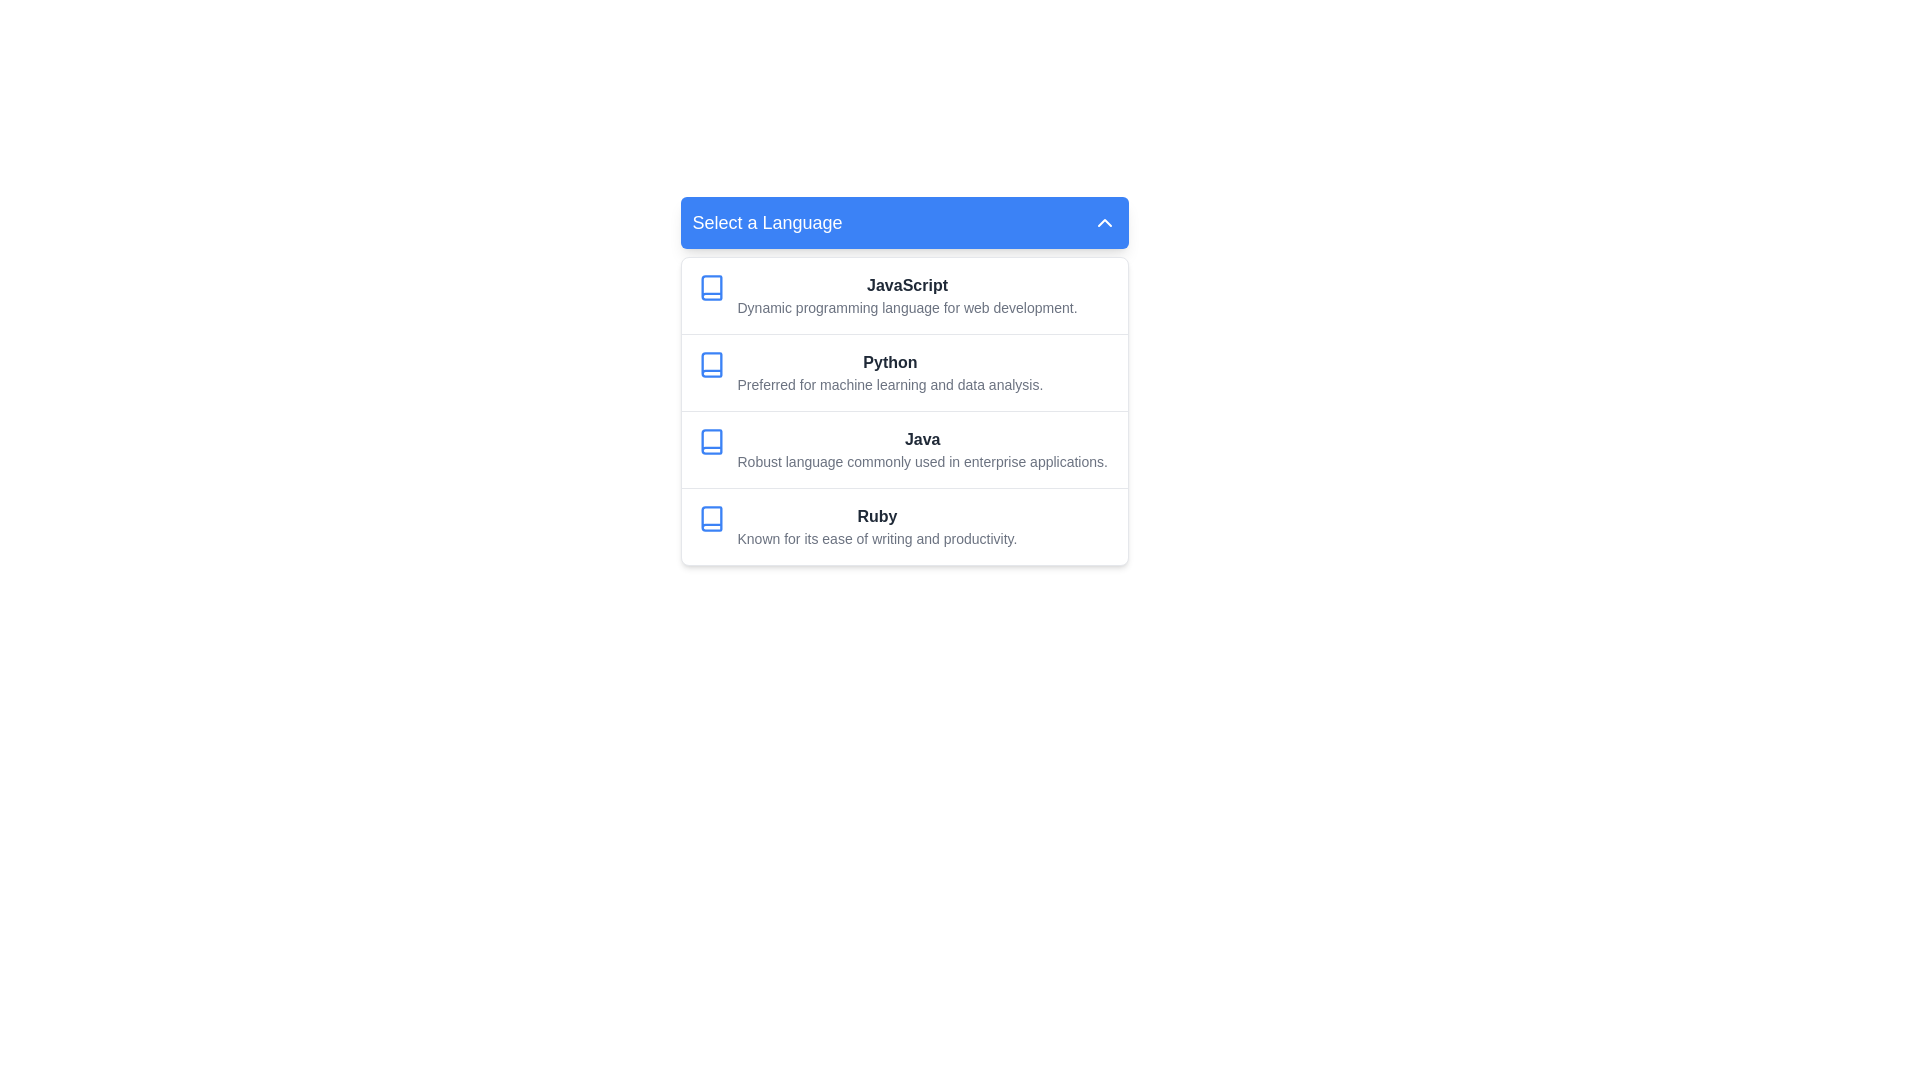 The image size is (1920, 1080). What do you see at coordinates (921, 450) in the screenshot?
I see `the third item` at bounding box center [921, 450].